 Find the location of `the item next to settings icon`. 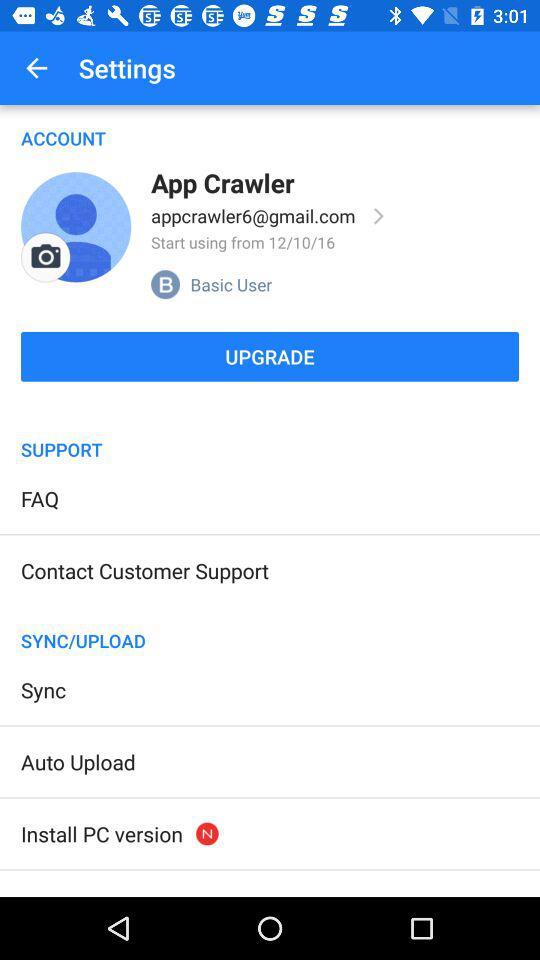

the item next to settings icon is located at coordinates (36, 68).